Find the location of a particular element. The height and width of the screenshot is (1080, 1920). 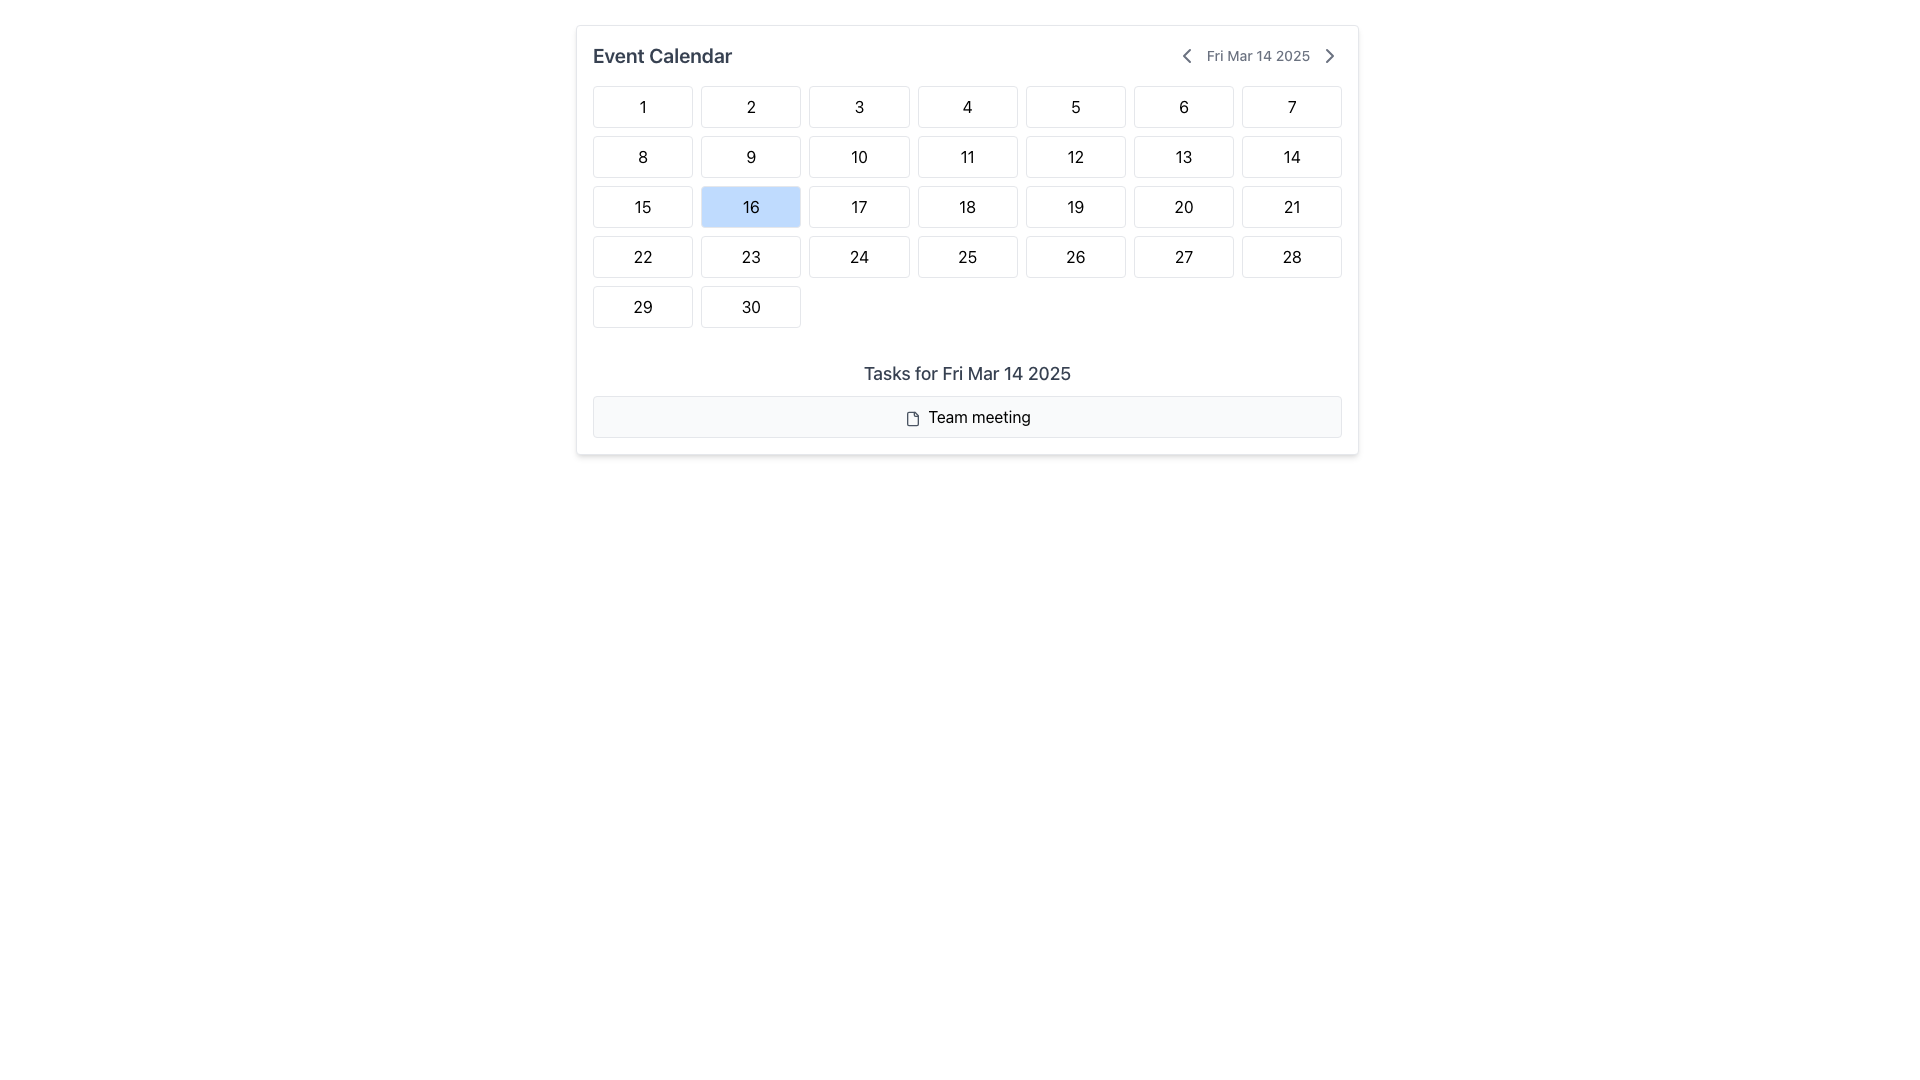

the button displaying the number '14' in a calendar interface, which is the seventh item in the second row of a 7-column grid layout is located at coordinates (1292, 156).